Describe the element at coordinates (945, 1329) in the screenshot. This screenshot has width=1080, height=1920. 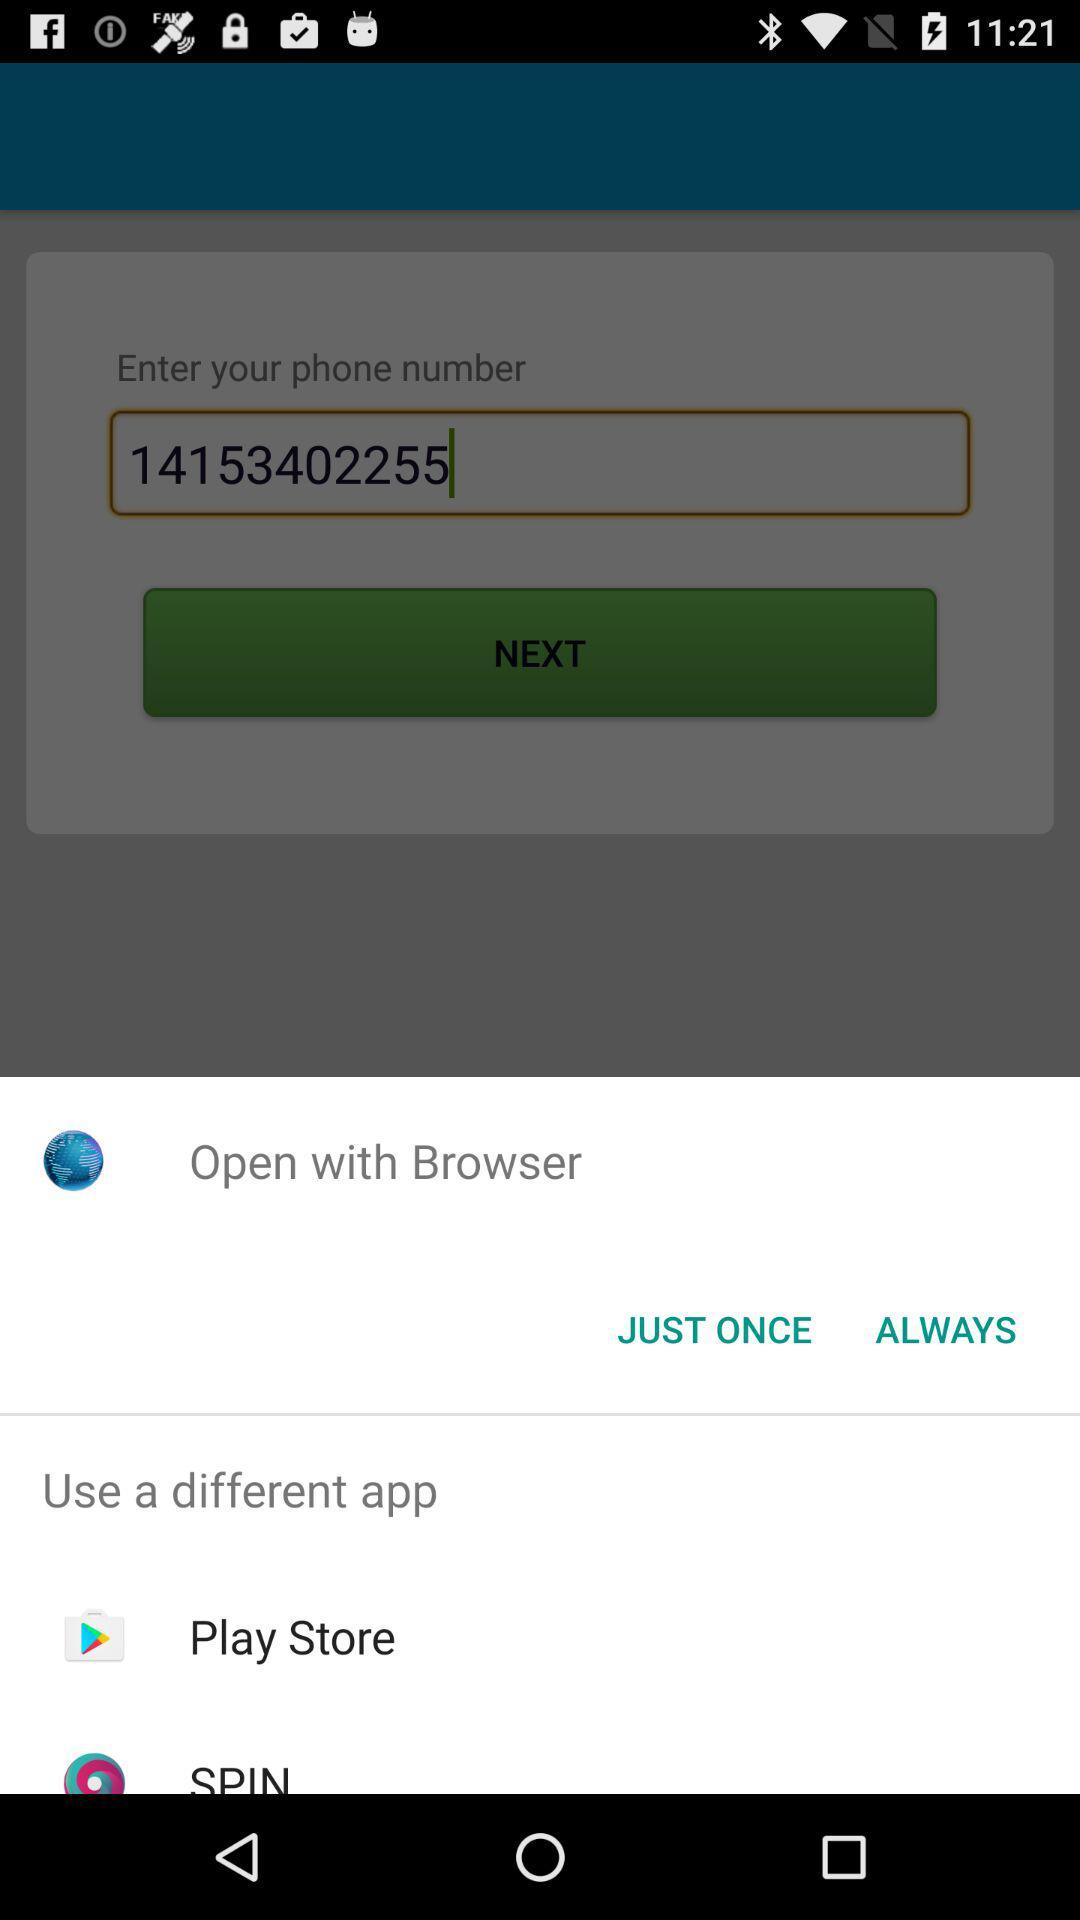
I see `item next to the just once button` at that location.